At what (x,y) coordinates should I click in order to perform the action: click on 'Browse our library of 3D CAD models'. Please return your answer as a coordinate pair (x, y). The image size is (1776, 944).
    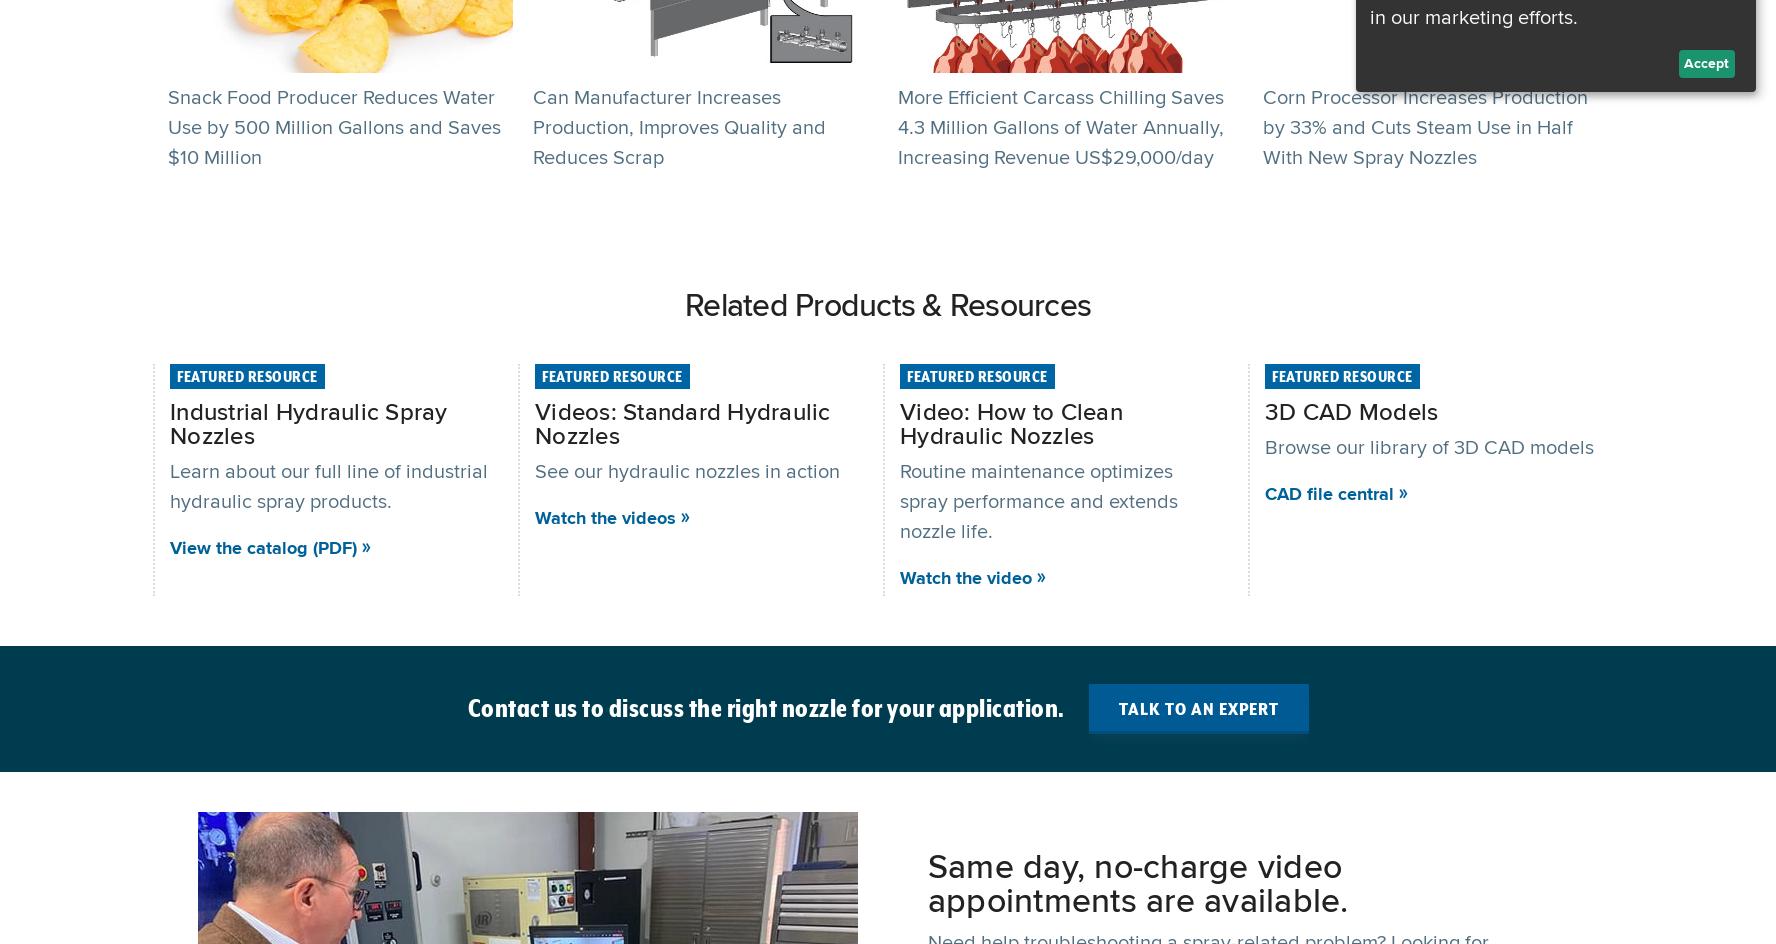
    Looking at the image, I should click on (1431, 445).